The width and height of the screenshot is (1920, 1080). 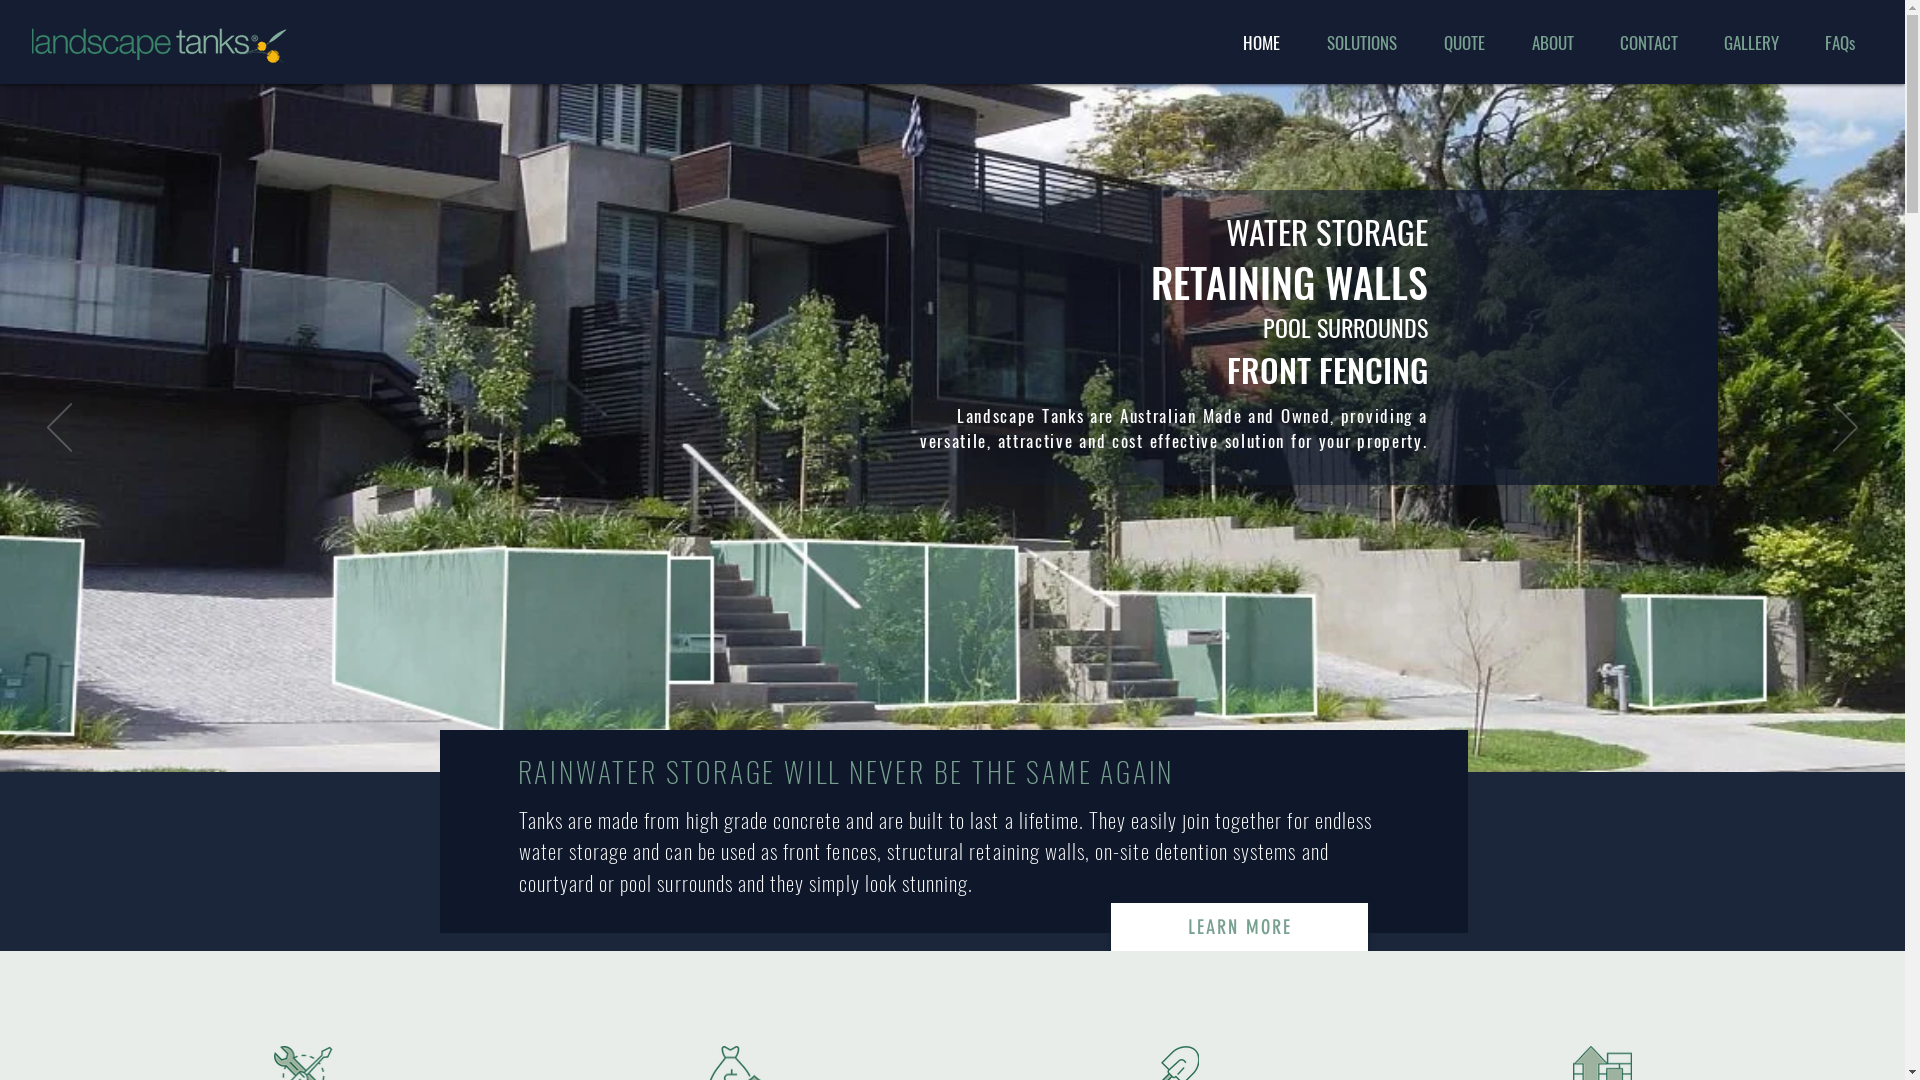 What do you see at coordinates (1649, 42) in the screenshot?
I see `'CONTACT'` at bounding box center [1649, 42].